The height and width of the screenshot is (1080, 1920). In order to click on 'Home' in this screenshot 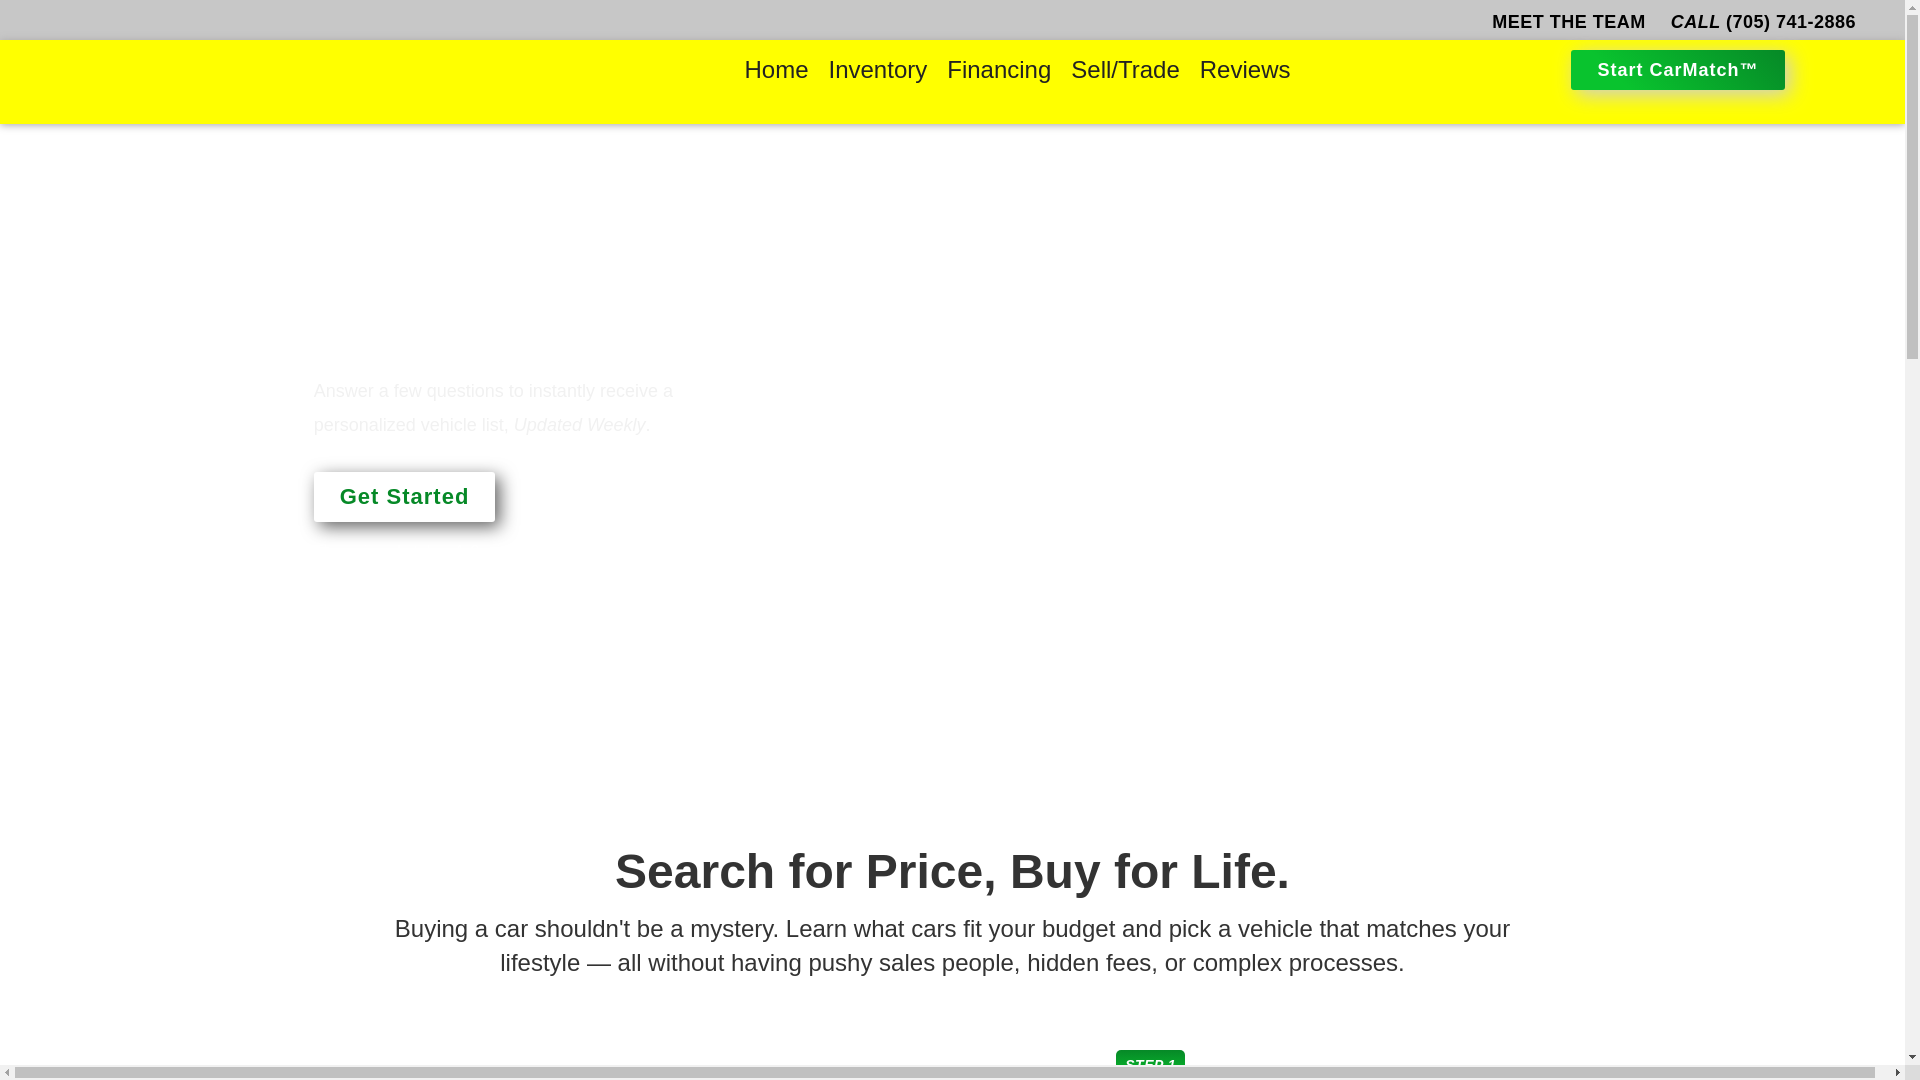, I will do `click(775, 68)`.